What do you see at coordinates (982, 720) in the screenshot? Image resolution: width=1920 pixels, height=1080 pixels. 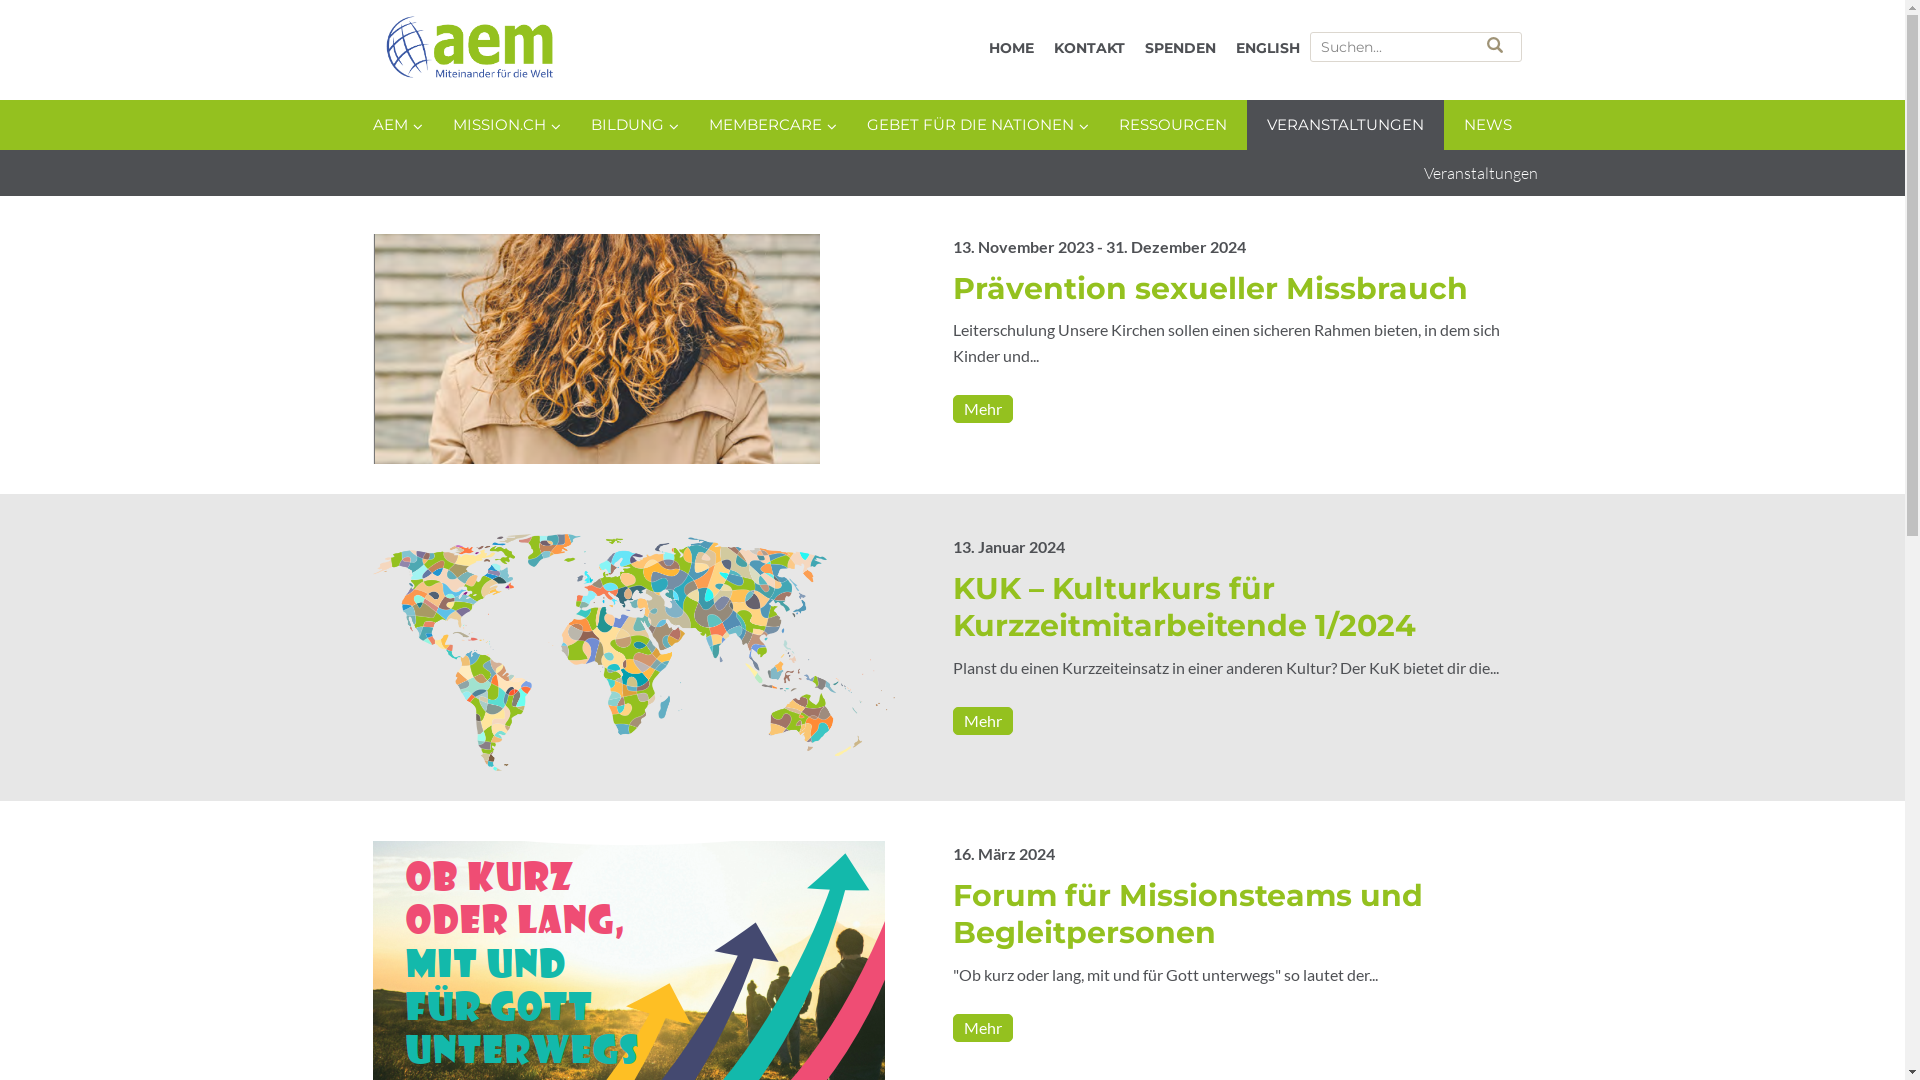 I see `'Mehr'` at bounding box center [982, 720].